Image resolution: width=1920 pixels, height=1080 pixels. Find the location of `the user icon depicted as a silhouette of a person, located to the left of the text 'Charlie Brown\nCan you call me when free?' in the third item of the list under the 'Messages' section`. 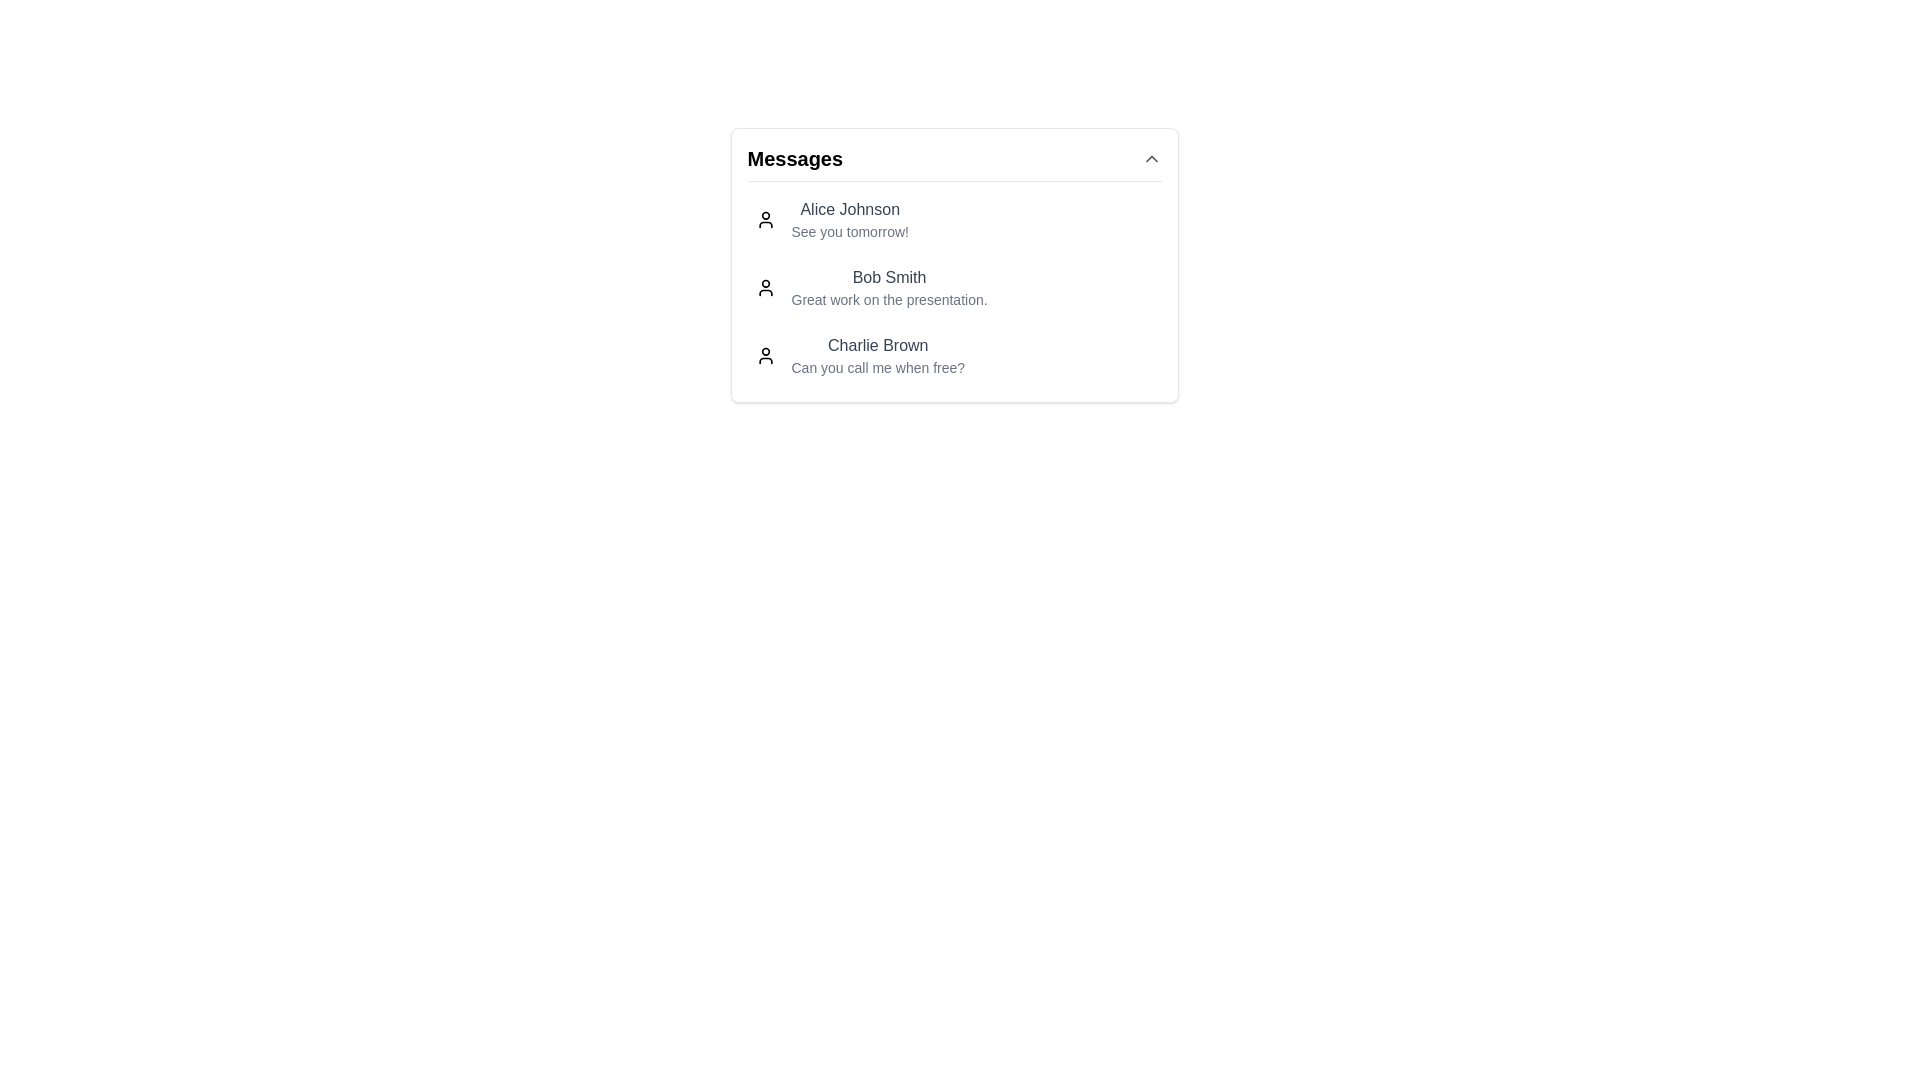

the user icon depicted as a silhouette of a person, located to the left of the text 'Charlie Brown\nCan you call me when free?' in the third item of the list under the 'Messages' section is located at coordinates (764, 354).